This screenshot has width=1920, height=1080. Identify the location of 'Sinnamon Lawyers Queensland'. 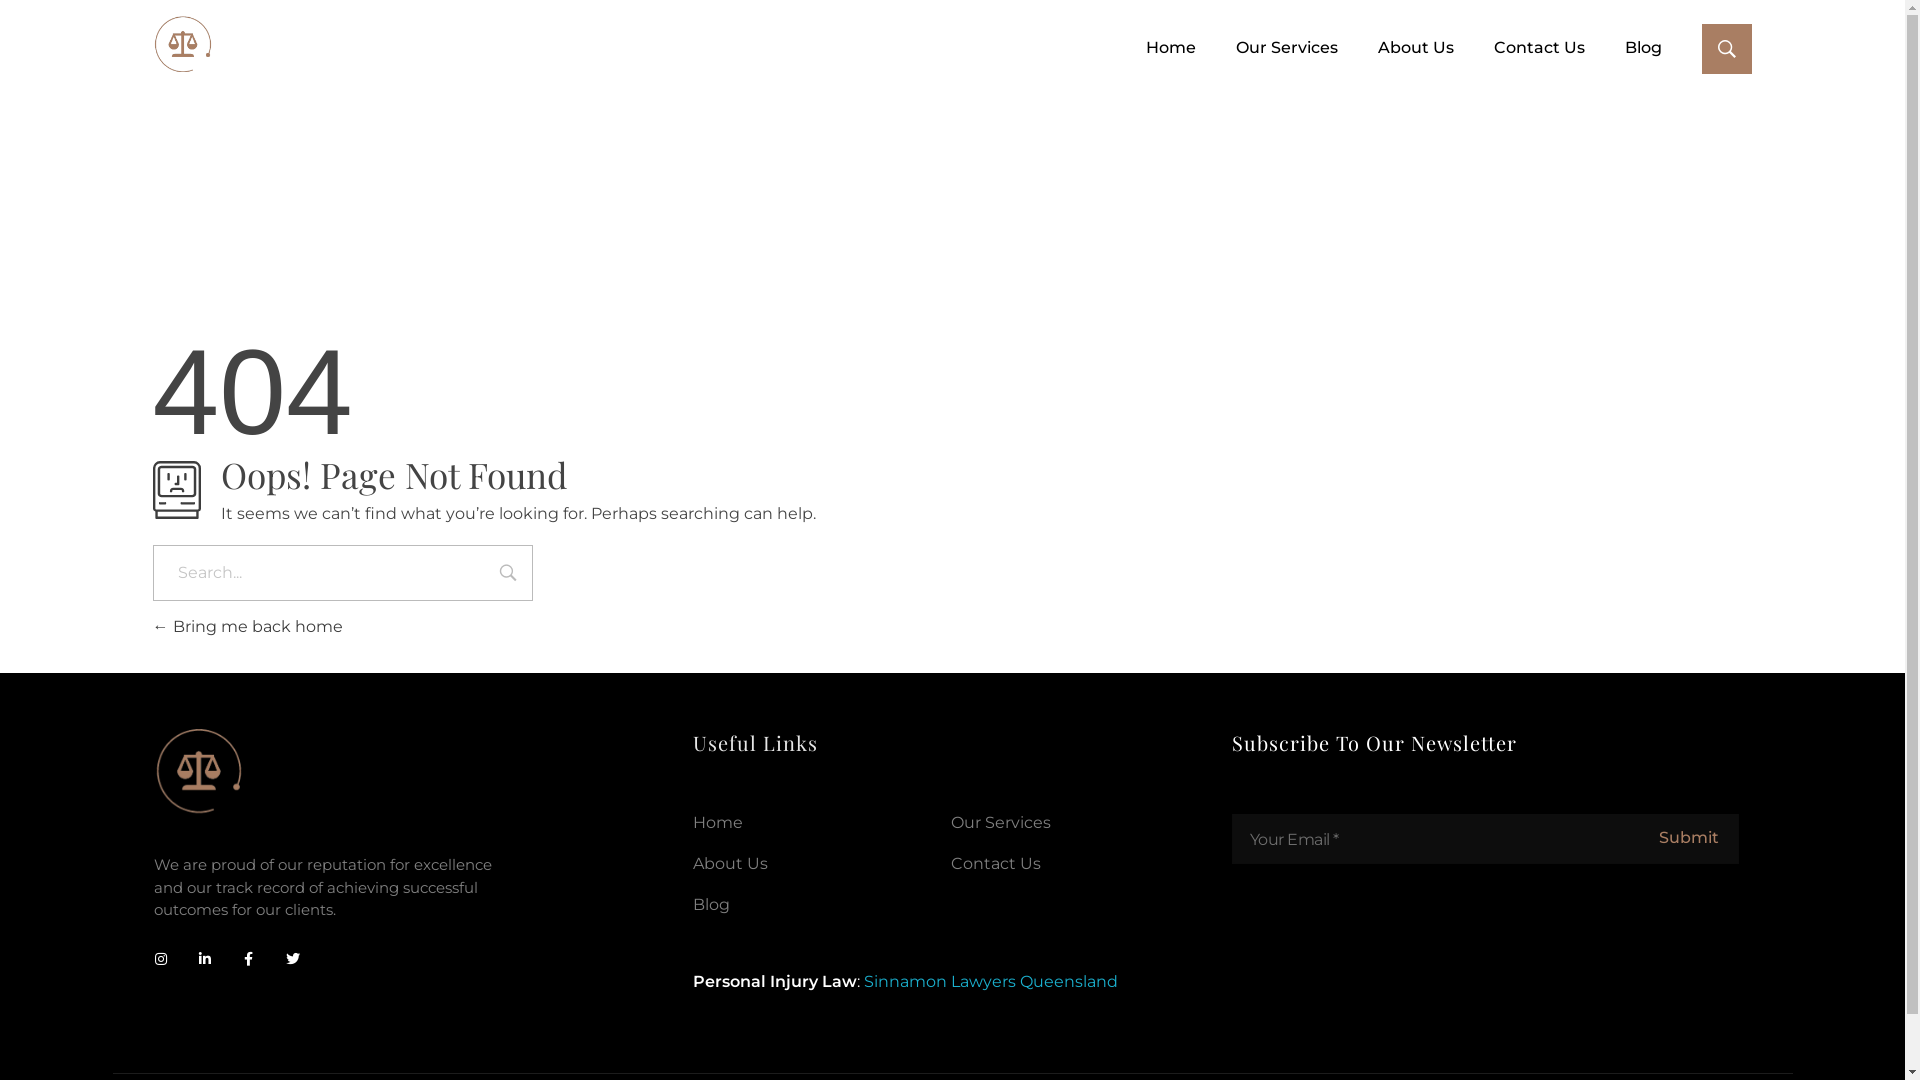
(990, 980).